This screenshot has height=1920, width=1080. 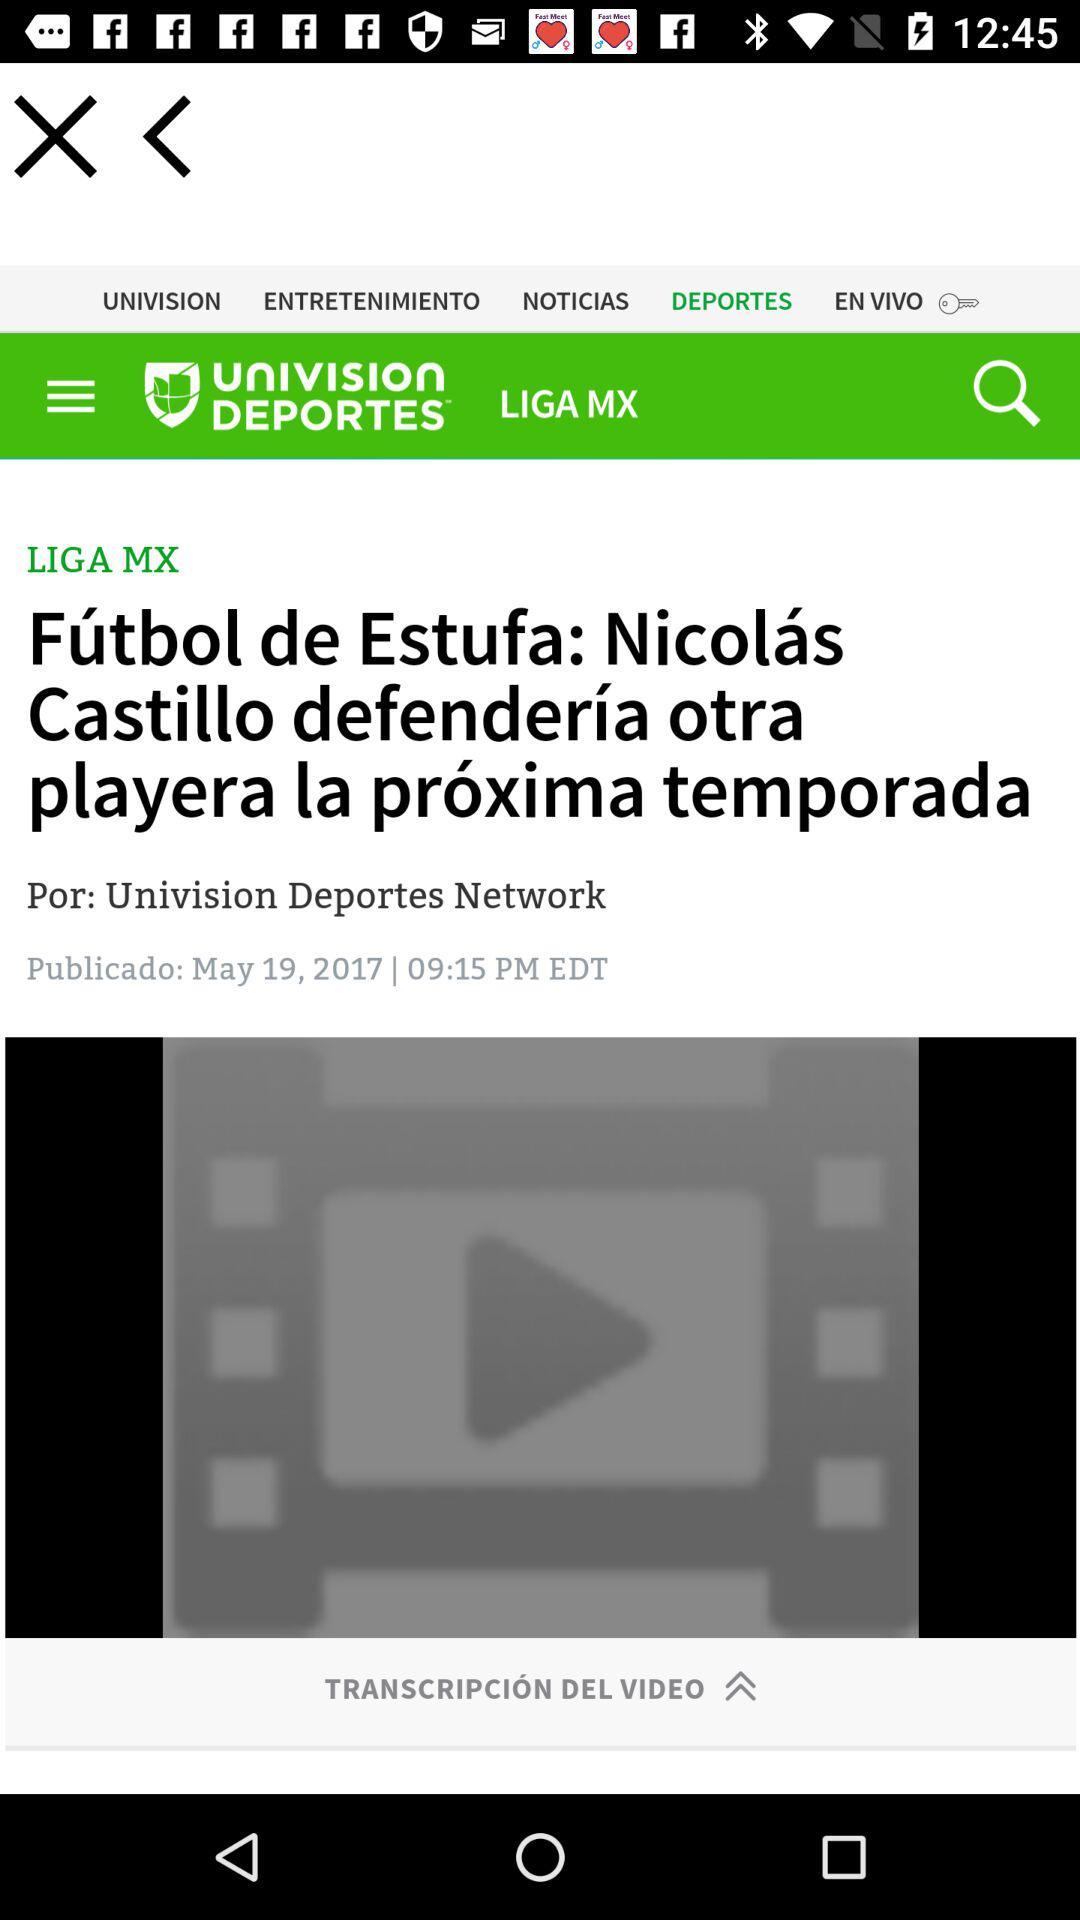 I want to click on go back, so click(x=165, y=135).